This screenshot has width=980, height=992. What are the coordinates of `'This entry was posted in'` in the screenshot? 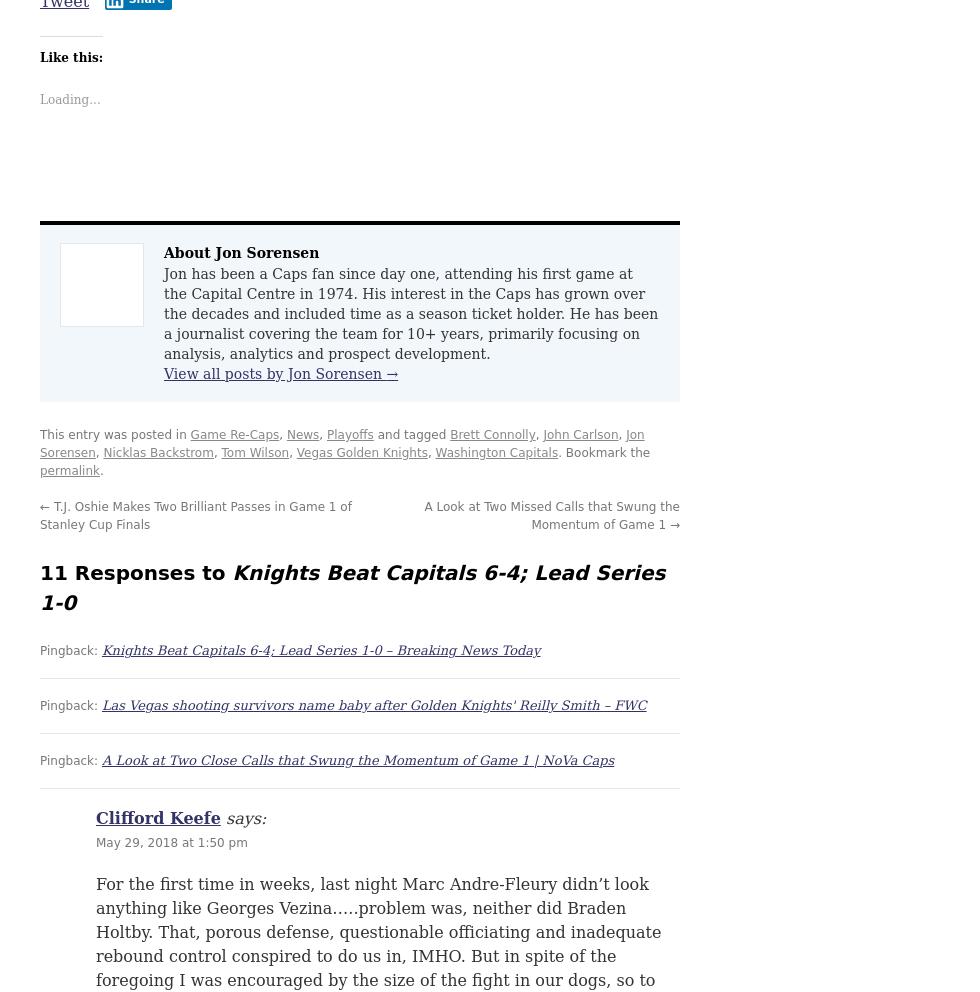 It's located at (114, 433).